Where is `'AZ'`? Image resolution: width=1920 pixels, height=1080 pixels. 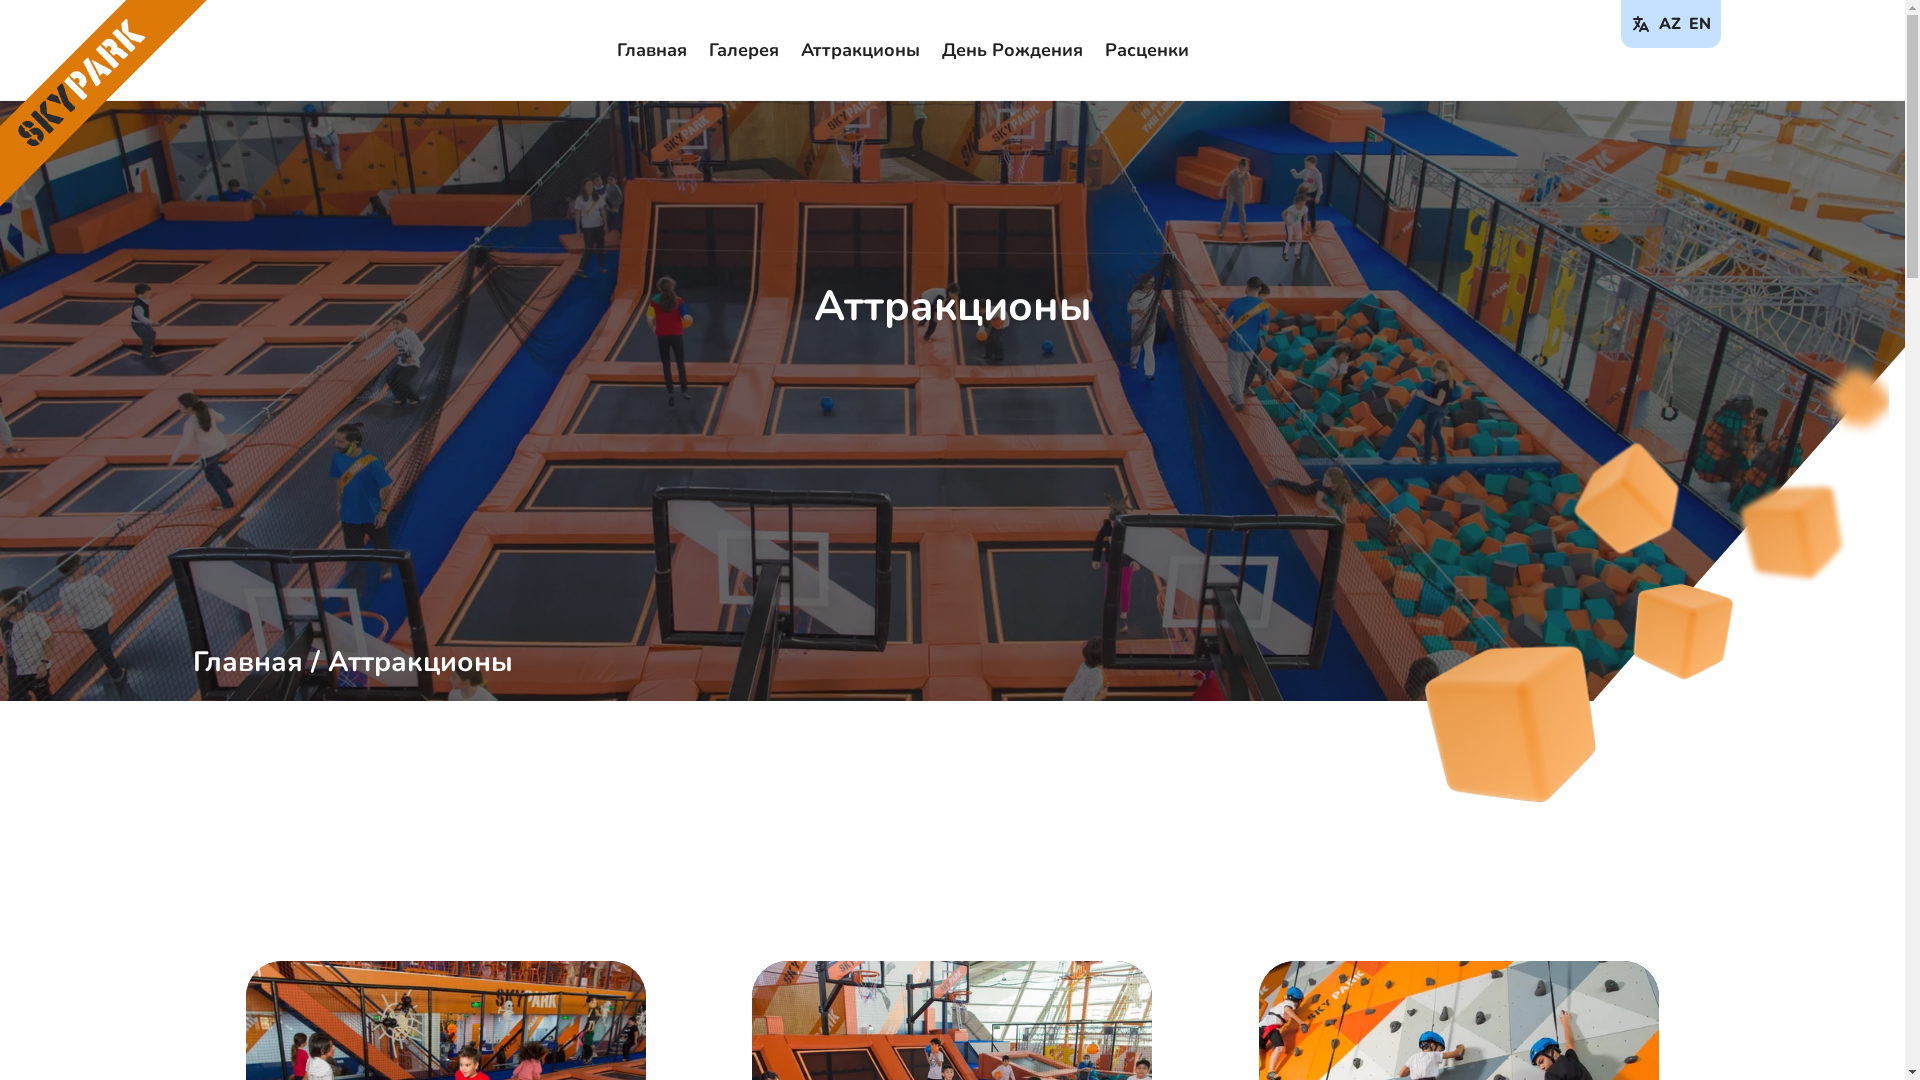 'AZ' is located at coordinates (1669, 23).